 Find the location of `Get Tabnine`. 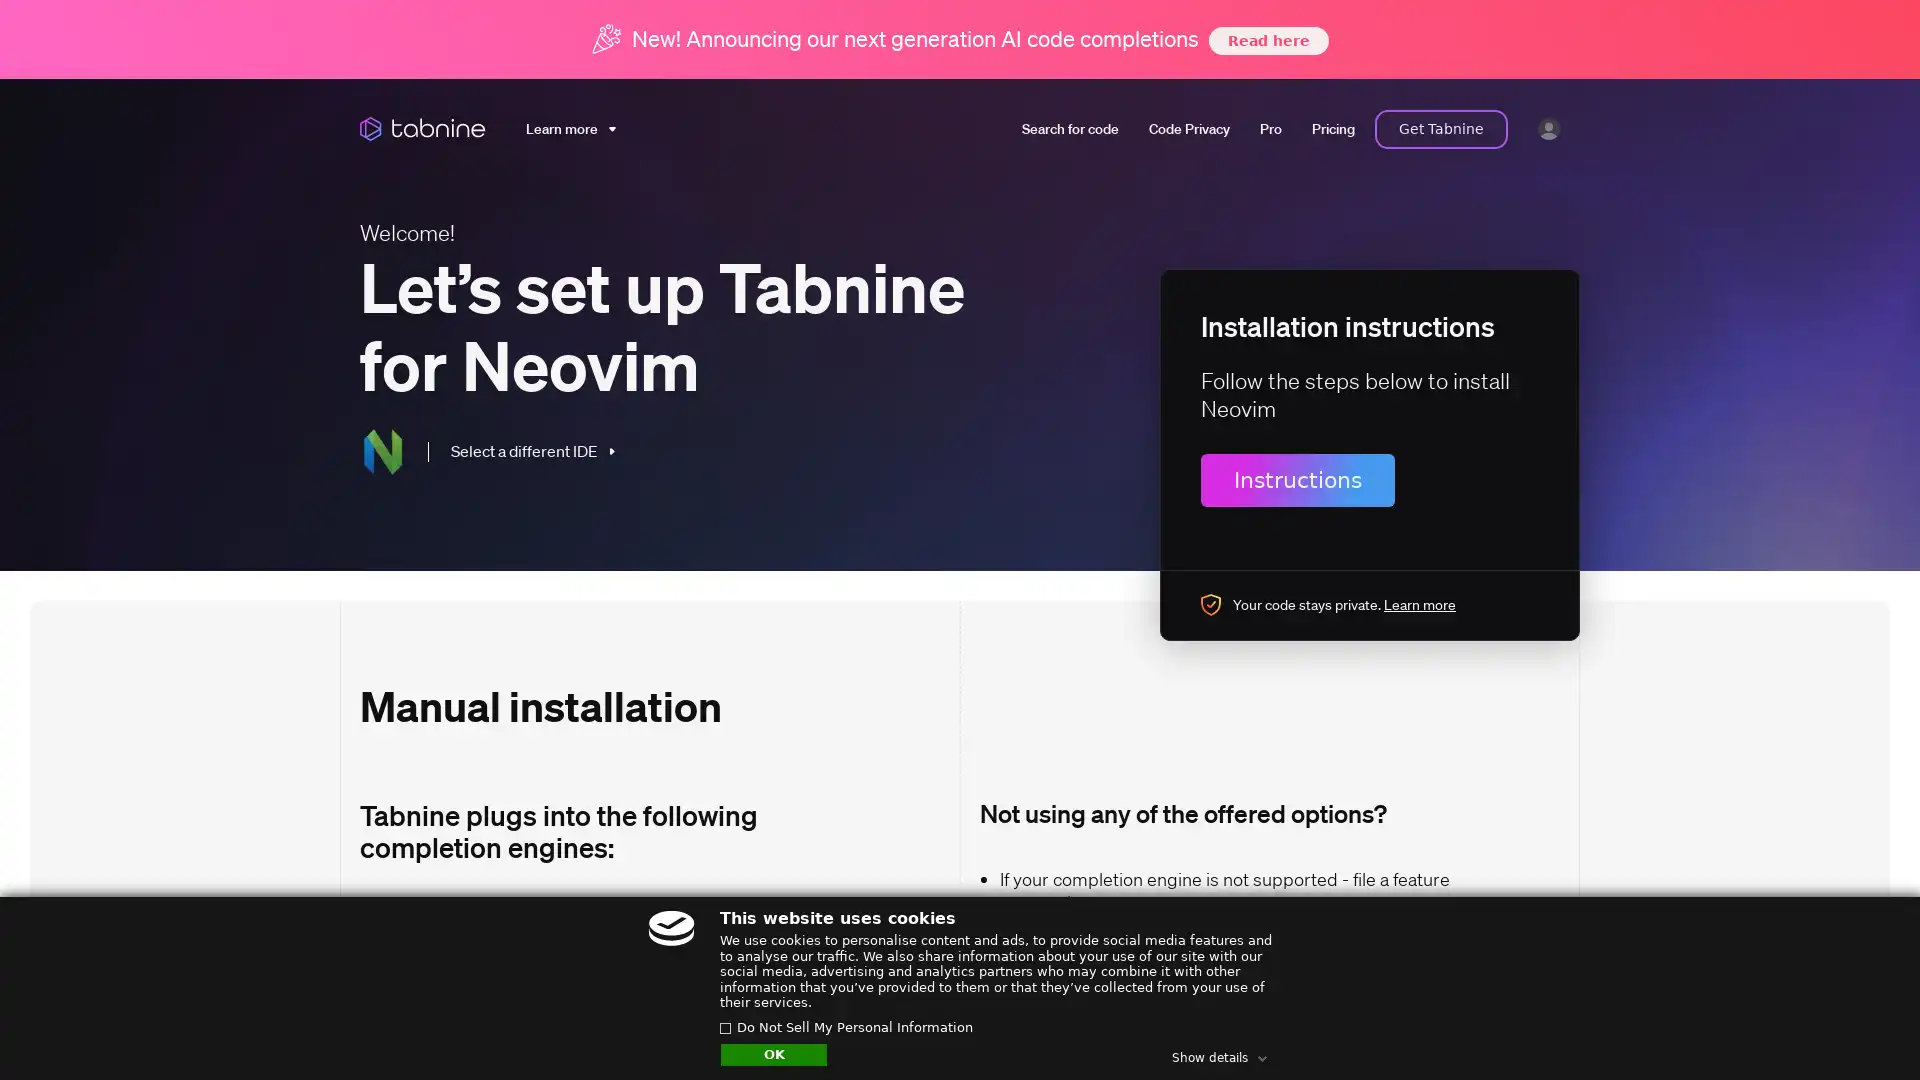

Get Tabnine is located at coordinates (1441, 128).